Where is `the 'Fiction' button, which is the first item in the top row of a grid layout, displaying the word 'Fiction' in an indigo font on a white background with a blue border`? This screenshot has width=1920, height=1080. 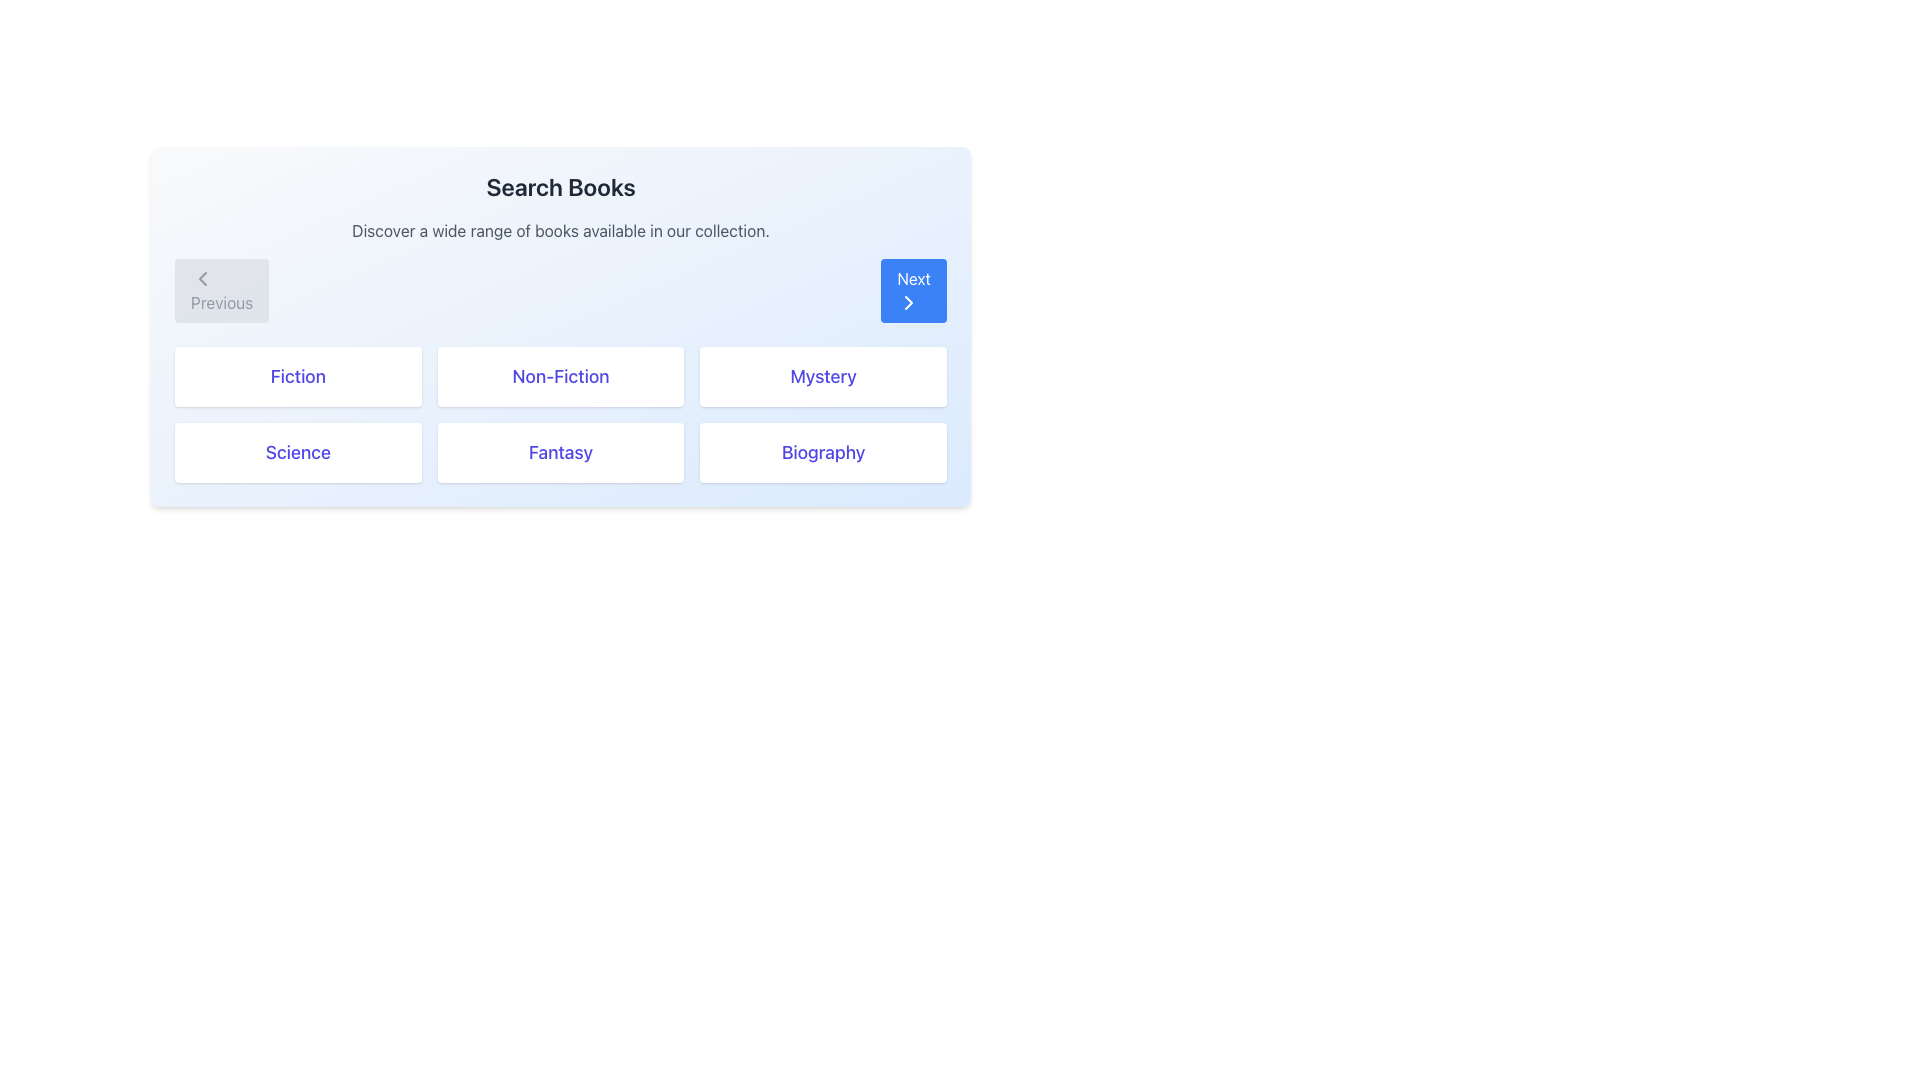 the 'Fiction' button, which is the first item in the top row of a grid layout, displaying the word 'Fiction' in an indigo font on a white background with a blue border is located at coordinates (297, 377).